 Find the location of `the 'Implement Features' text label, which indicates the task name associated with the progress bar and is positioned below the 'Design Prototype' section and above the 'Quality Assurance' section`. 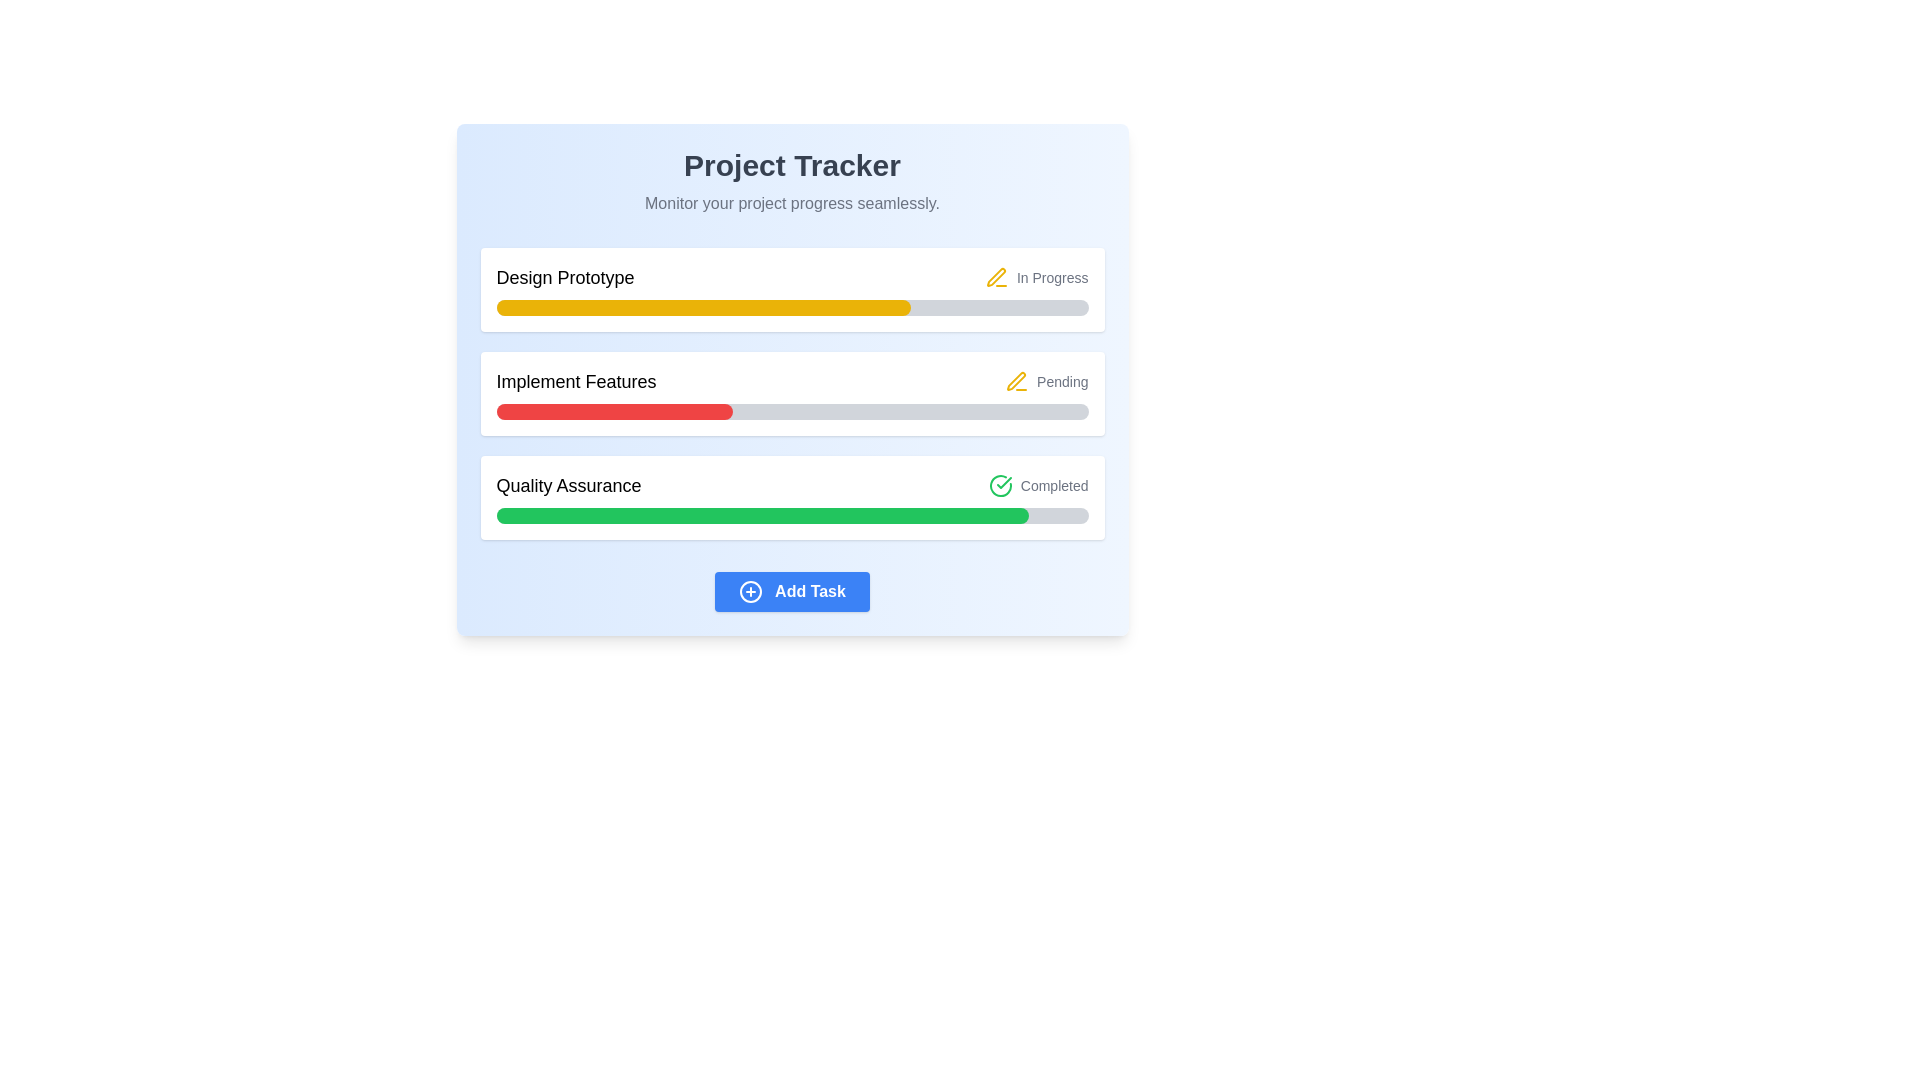

the 'Implement Features' text label, which indicates the task name associated with the progress bar and is positioned below the 'Design Prototype' section and above the 'Quality Assurance' section is located at coordinates (575, 381).